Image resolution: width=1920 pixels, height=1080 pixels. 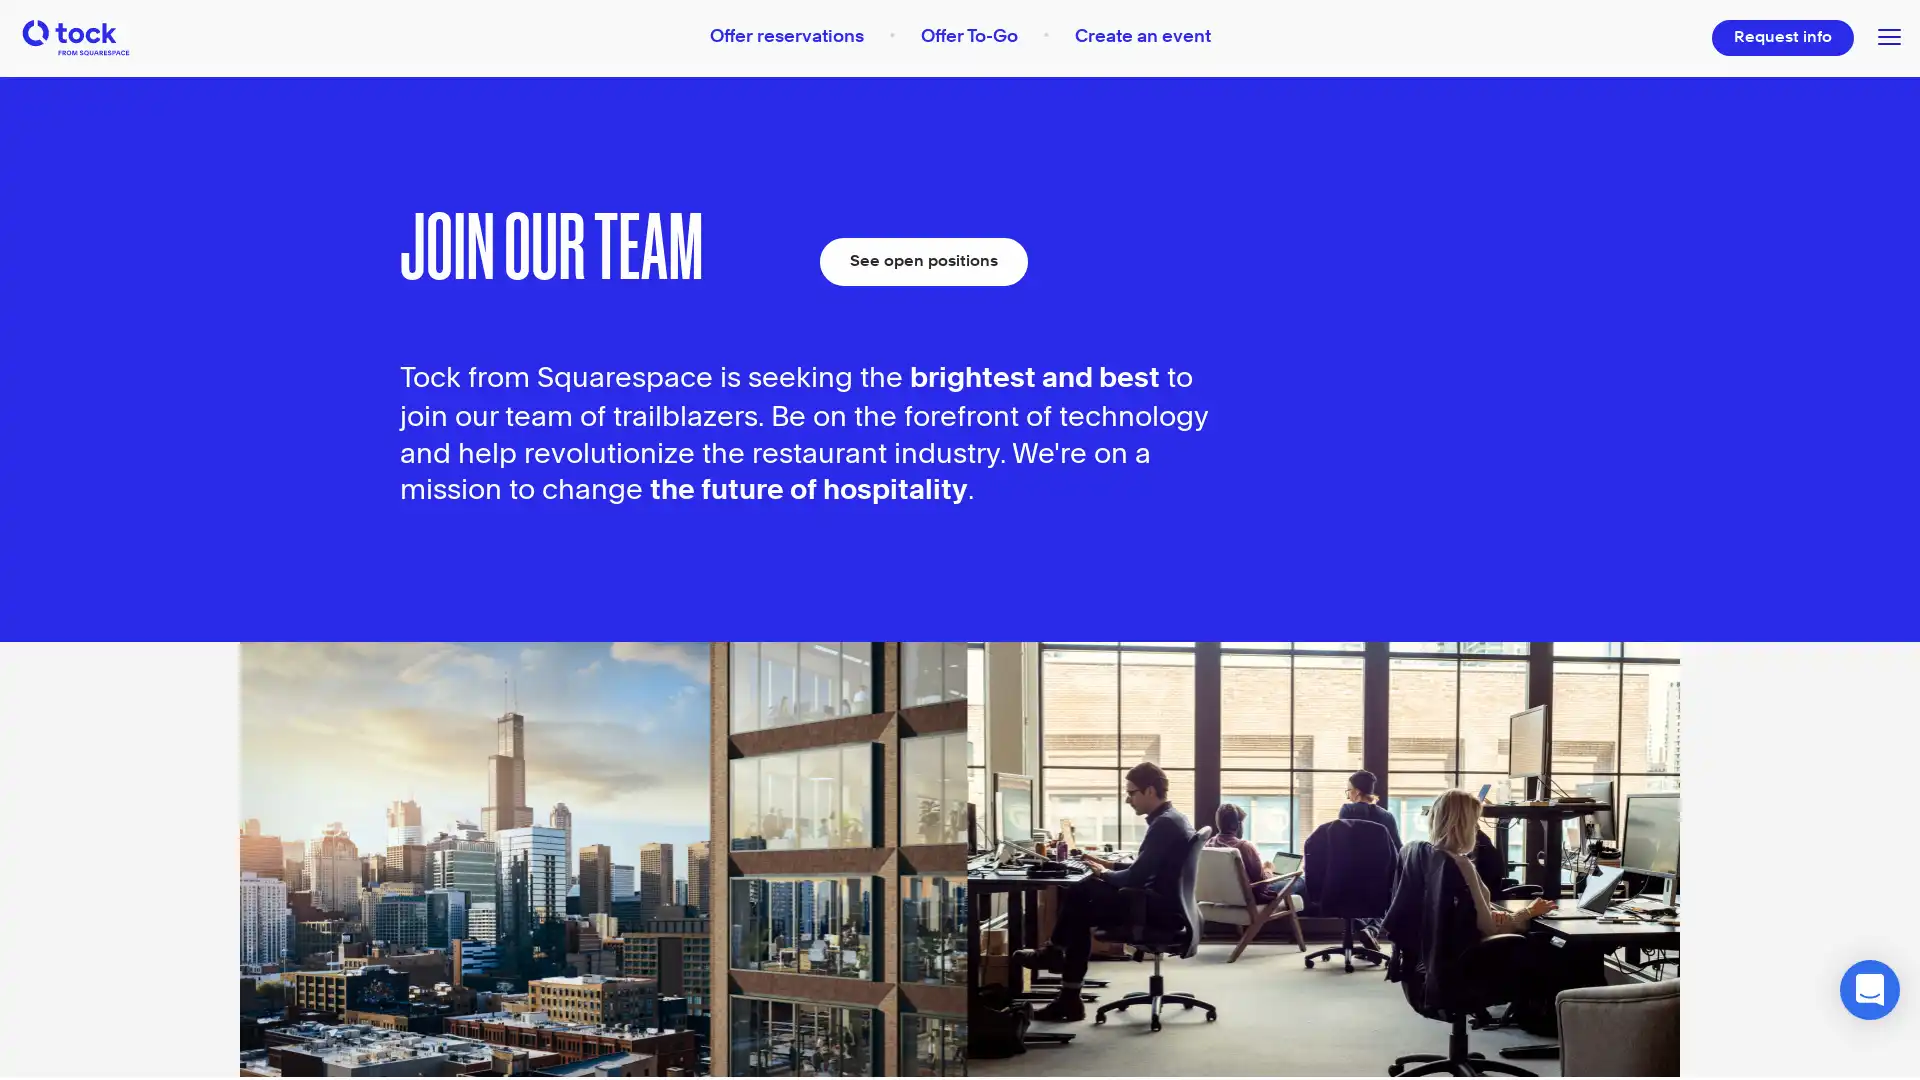 I want to click on Open Intercom Messenger, so click(x=1869, y=990).